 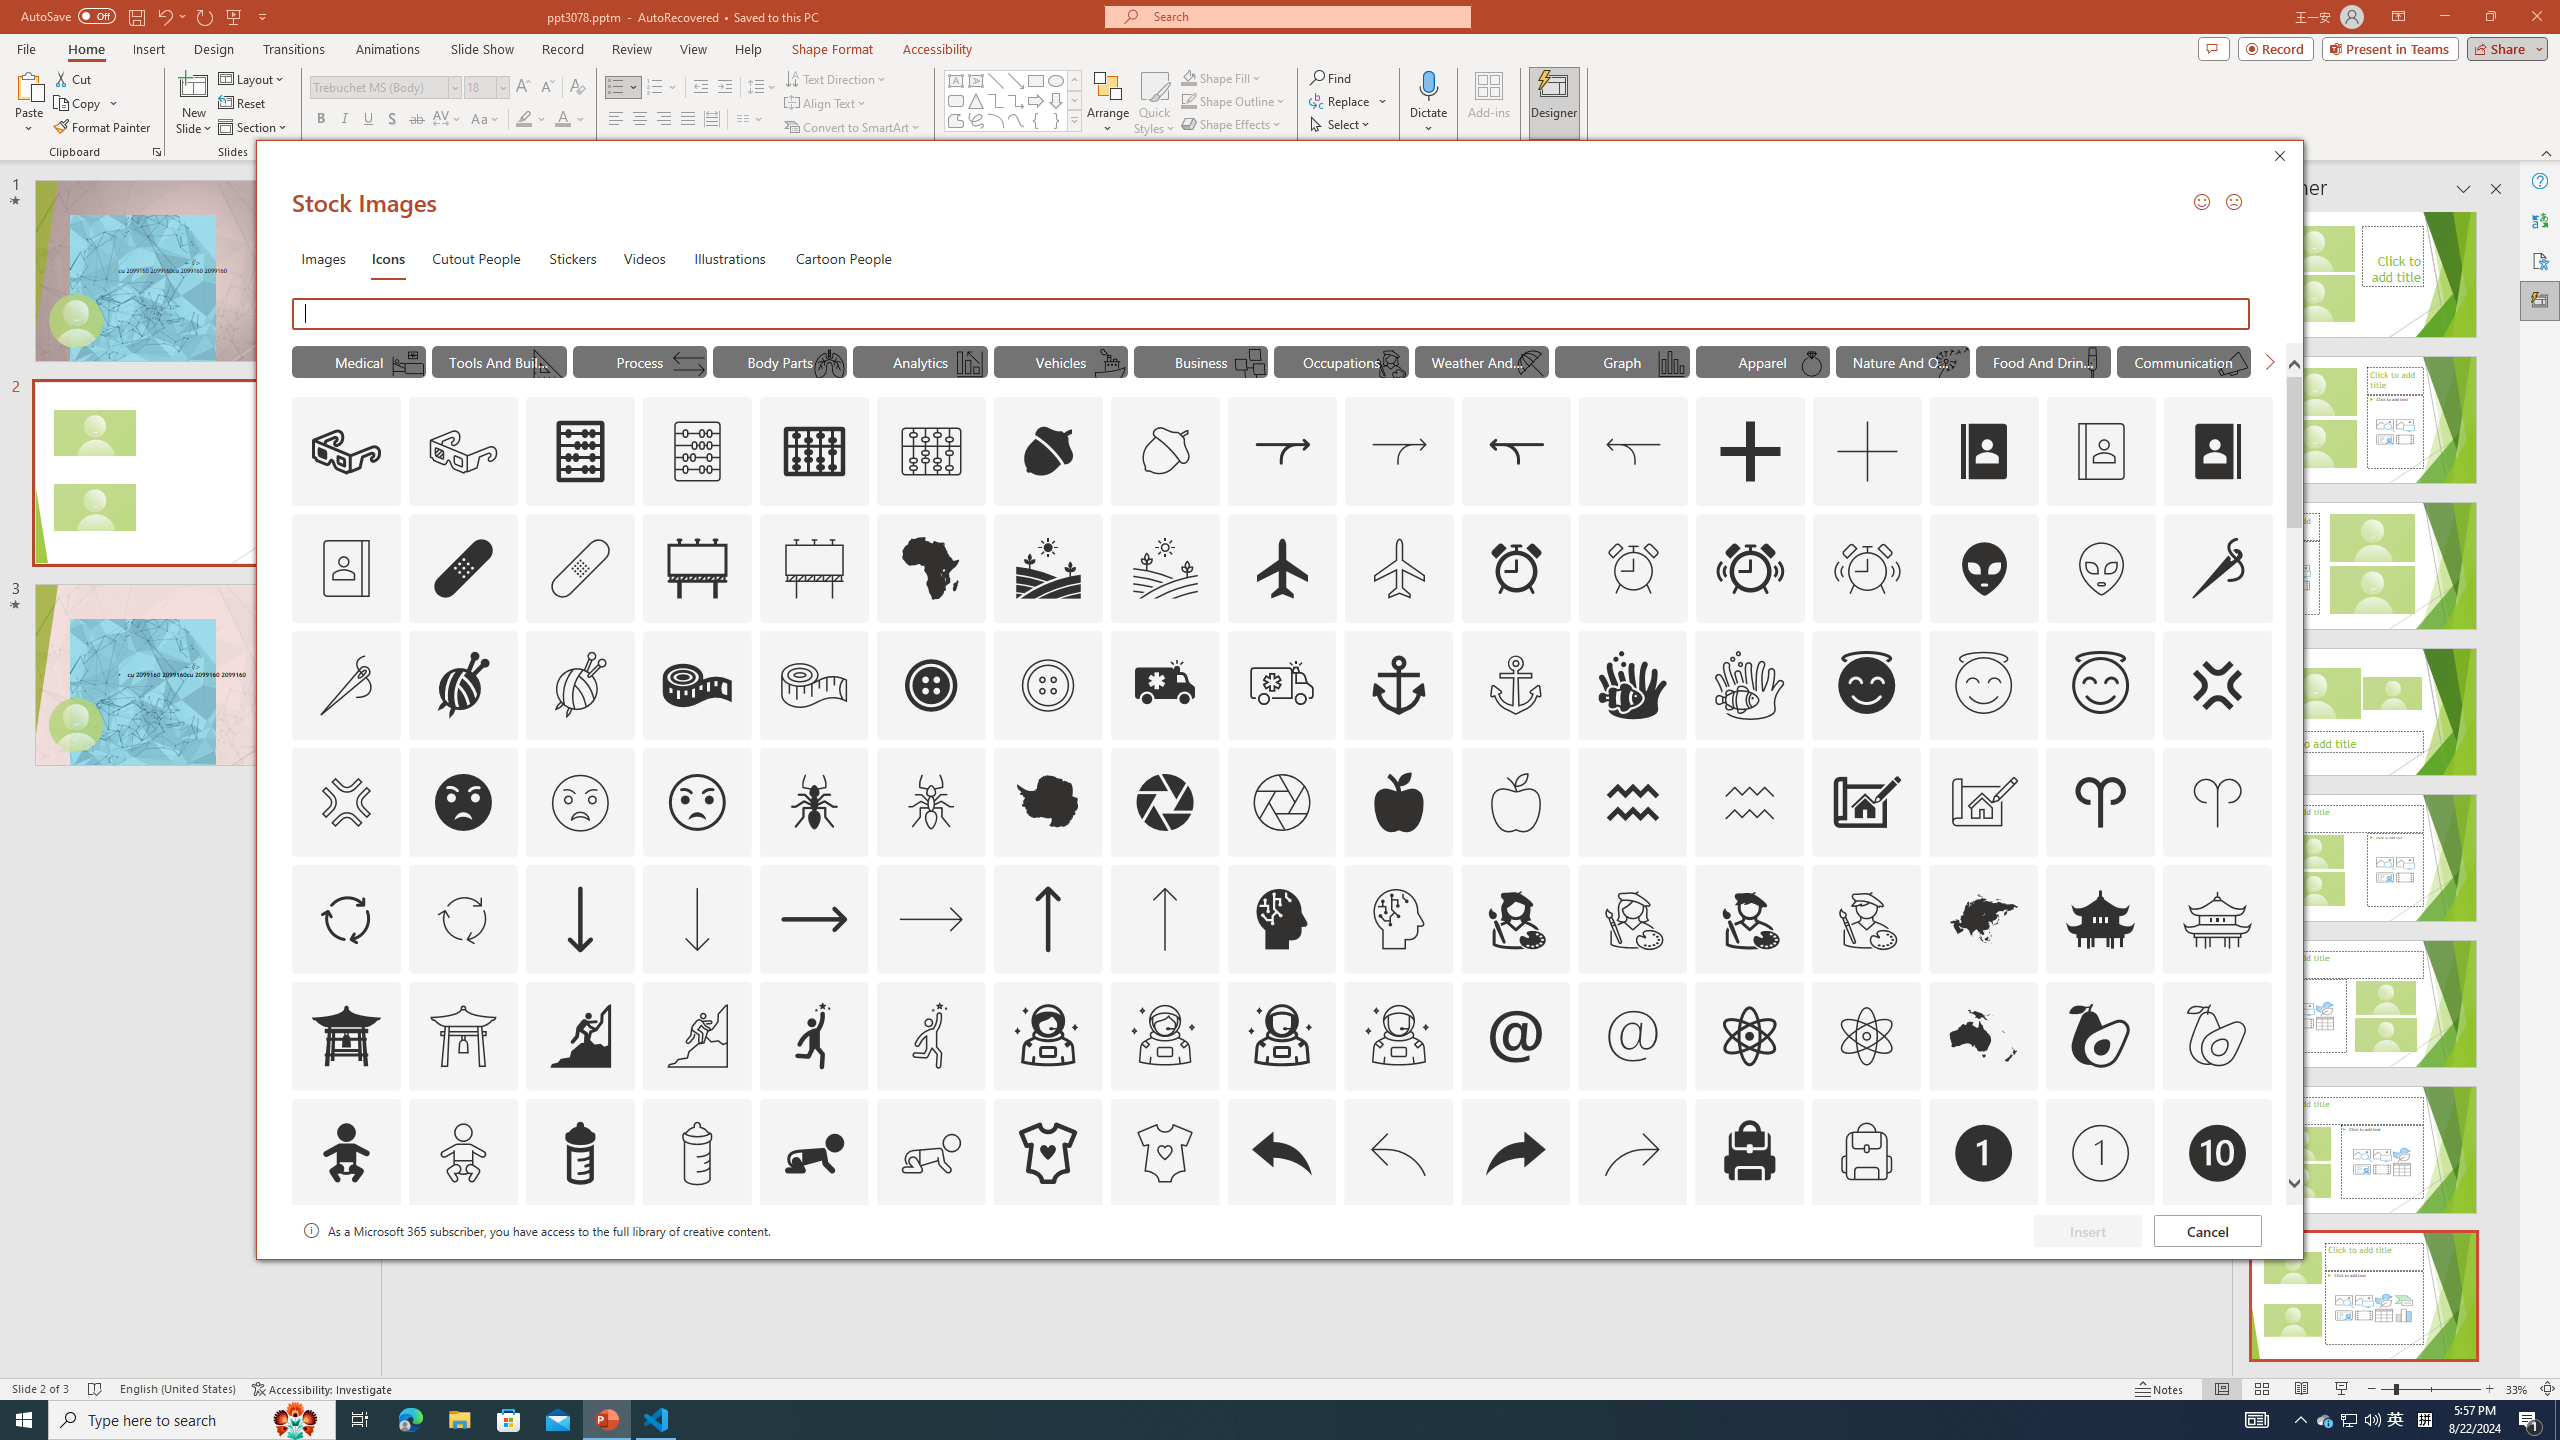 I want to click on 'AutomationID: Icons_AddressBook_LTR_M', so click(x=2100, y=451).